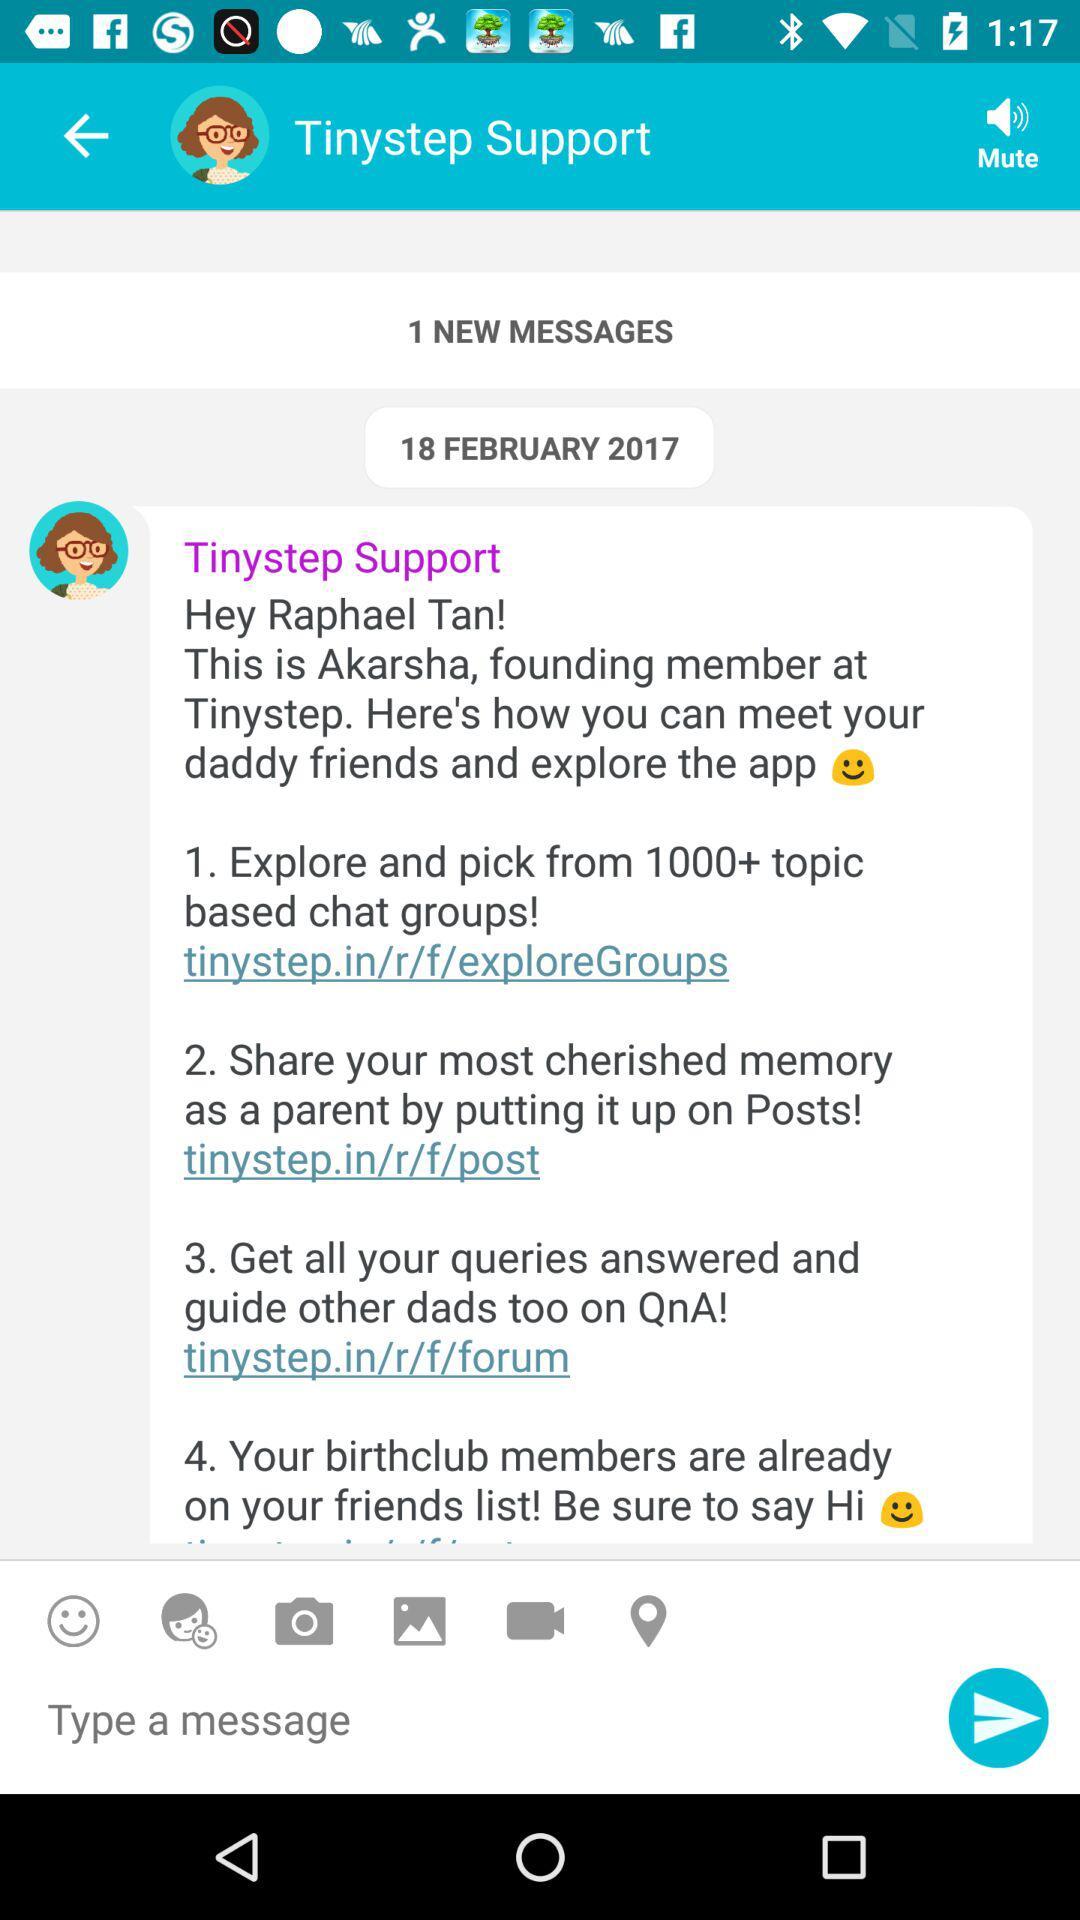 The width and height of the screenshot is (1080, 1920). What do you see at coordinates (534, 1621) in the screenshot?
I see `send a video` at bounding box center [534, 1621].